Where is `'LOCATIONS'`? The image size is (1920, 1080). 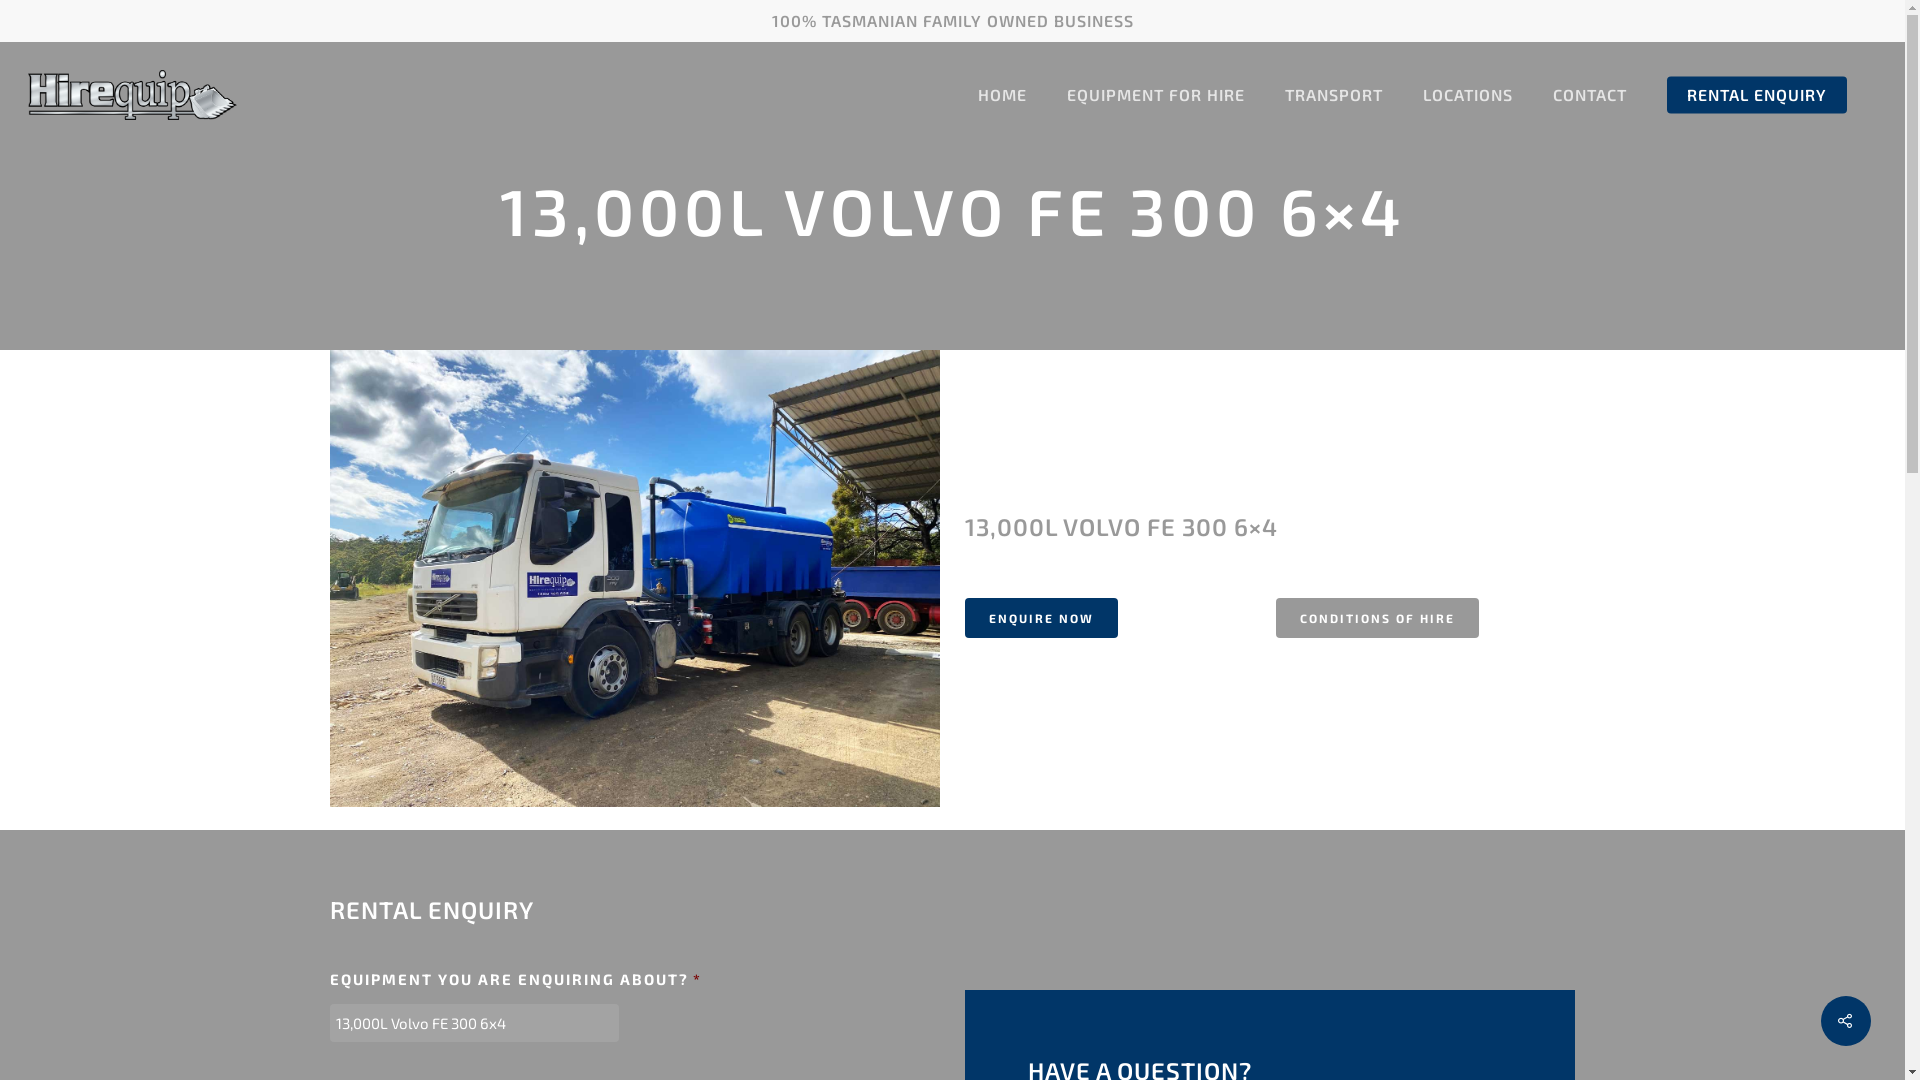 'LOCATIONS' is located at coordinates (1401, 95).